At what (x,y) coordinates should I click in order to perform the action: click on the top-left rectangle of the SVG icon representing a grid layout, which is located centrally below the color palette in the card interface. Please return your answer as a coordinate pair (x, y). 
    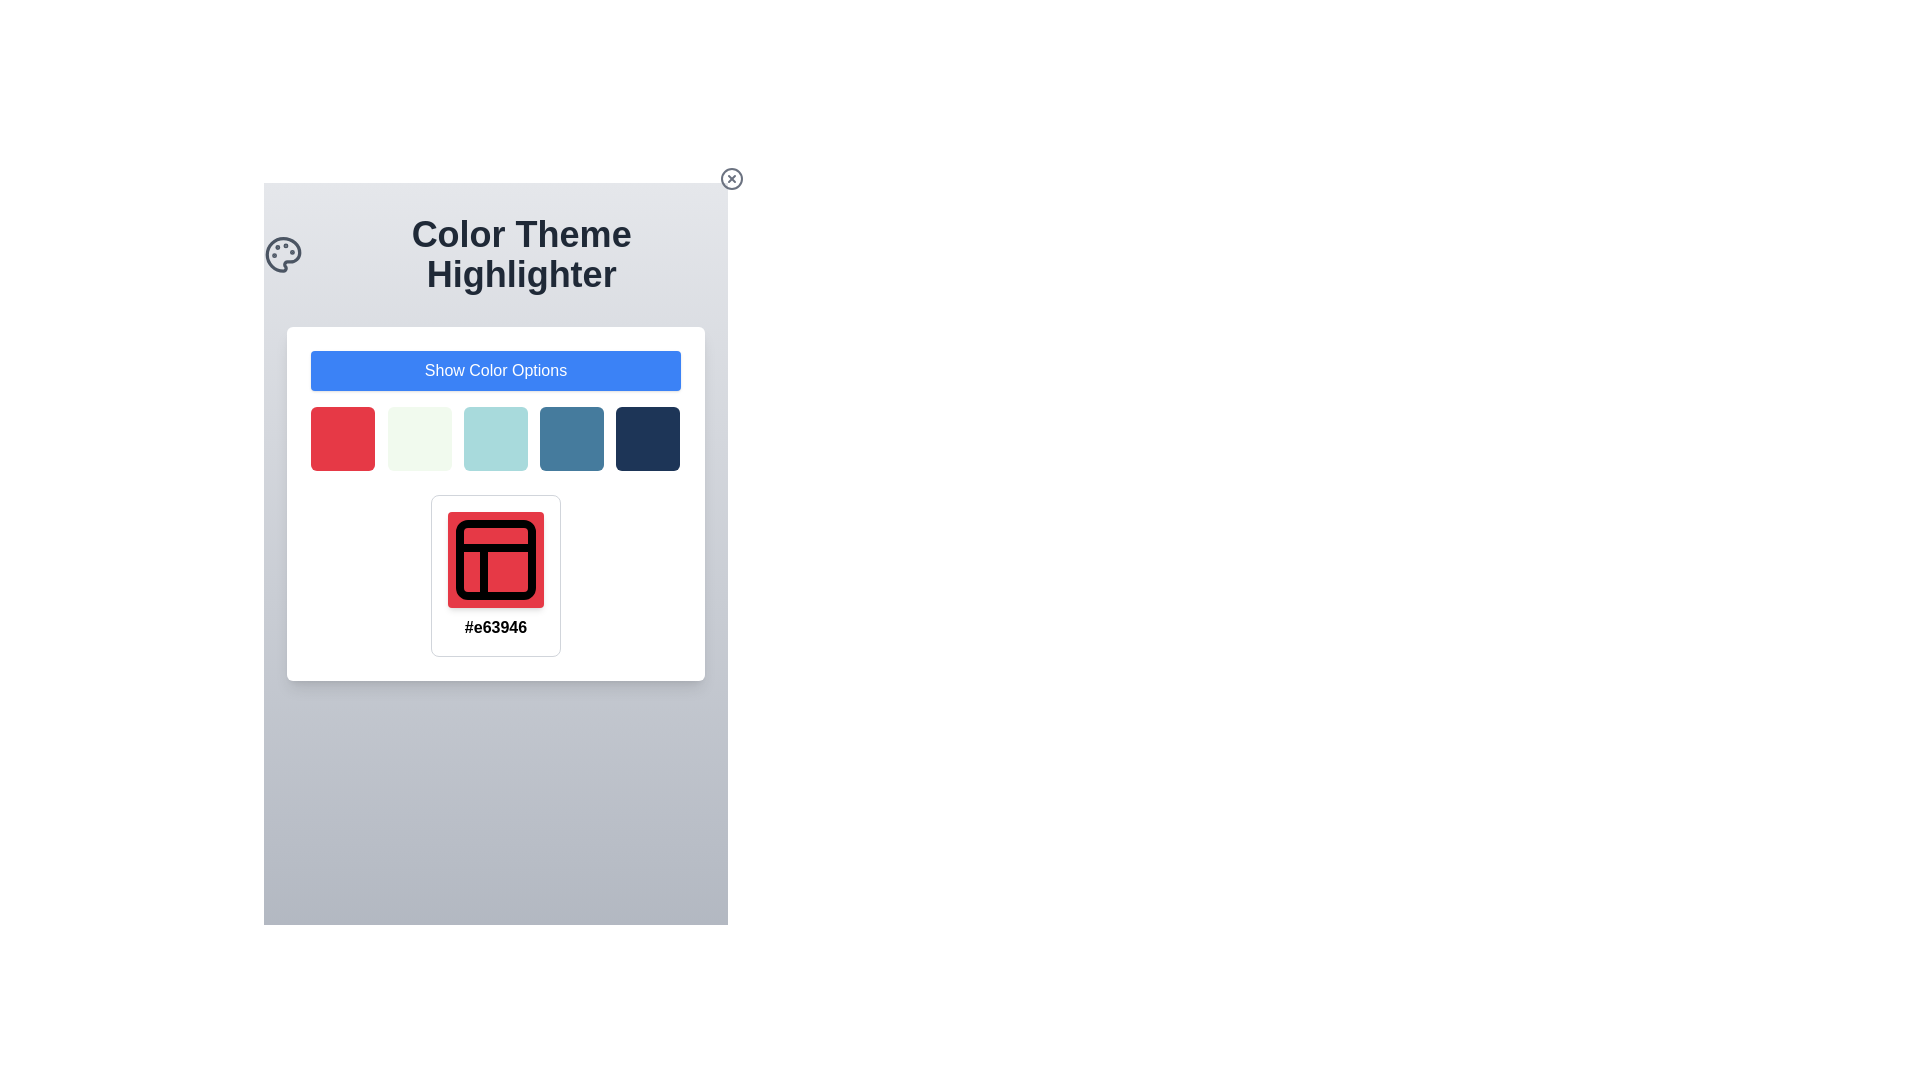
    Looking at the image, I should click on (495, 559).